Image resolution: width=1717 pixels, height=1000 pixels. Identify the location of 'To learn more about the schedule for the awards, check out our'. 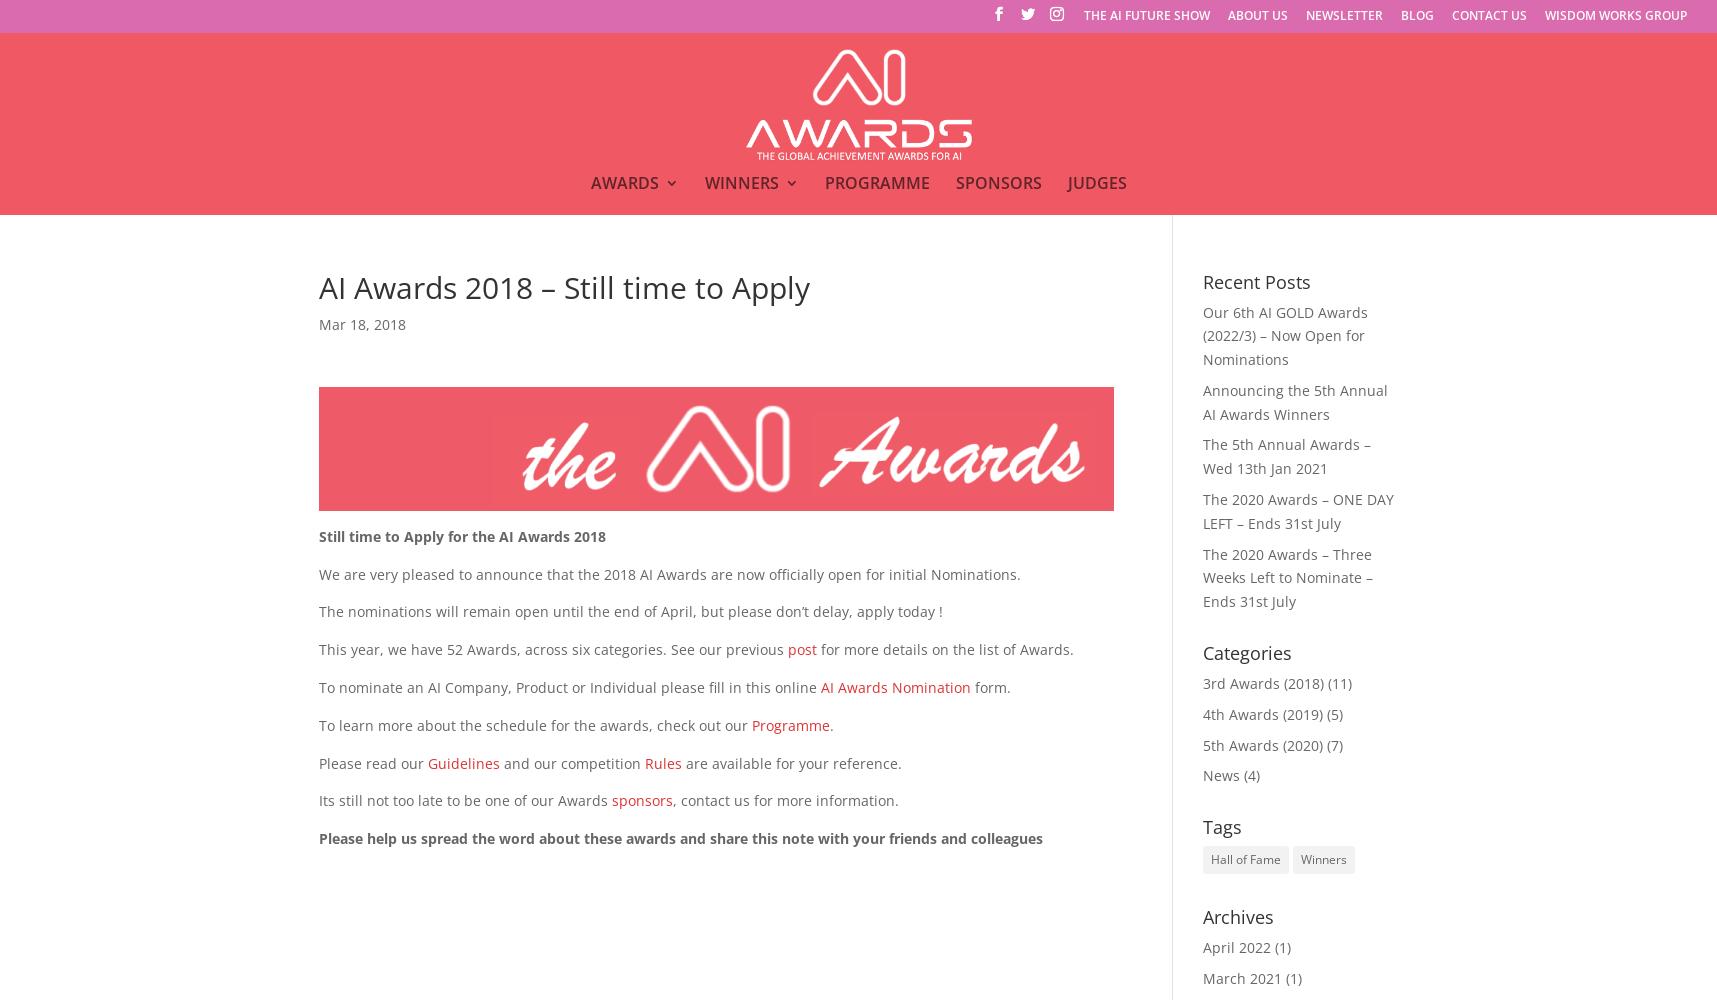
(534, 723).